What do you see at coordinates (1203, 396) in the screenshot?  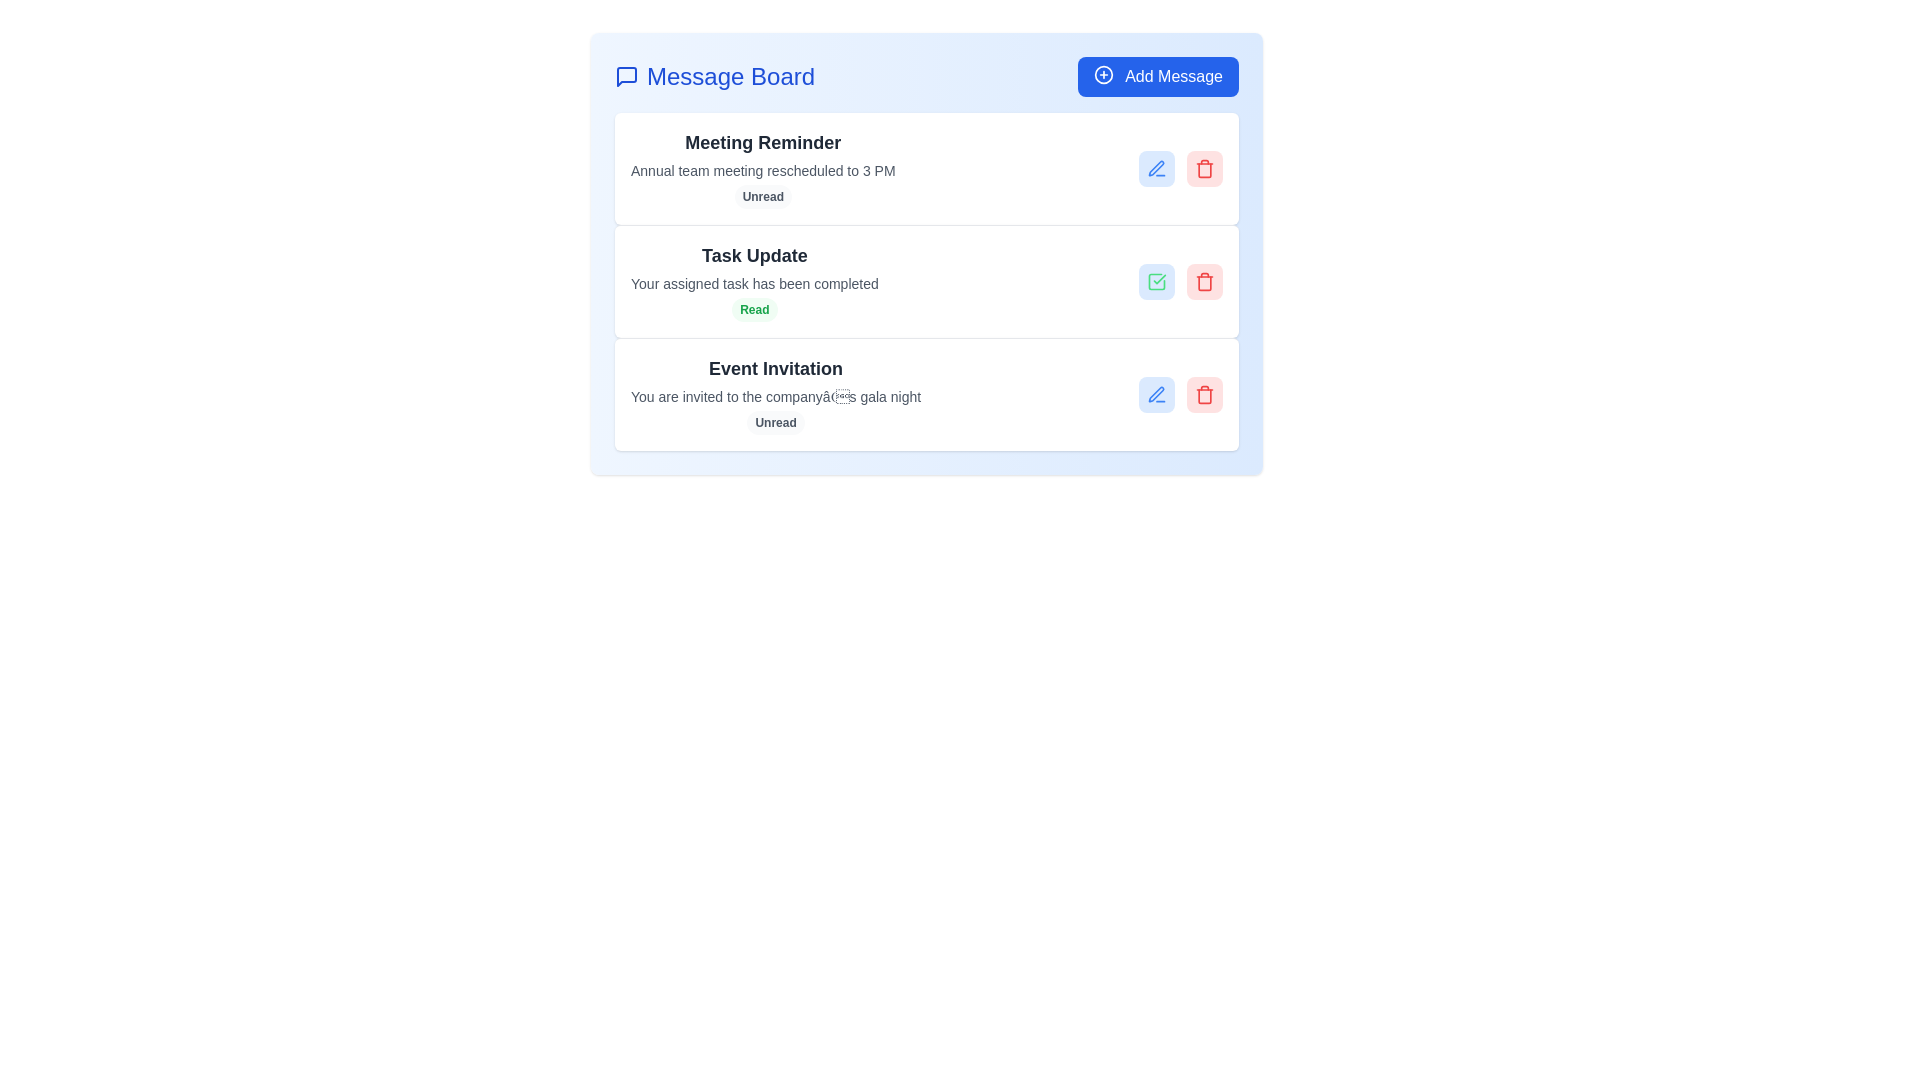 I see `the trash can icon button, which signifies the delete action, located at the far right of the 'Event Invitation' notification` at bounding box center [1203, 396].